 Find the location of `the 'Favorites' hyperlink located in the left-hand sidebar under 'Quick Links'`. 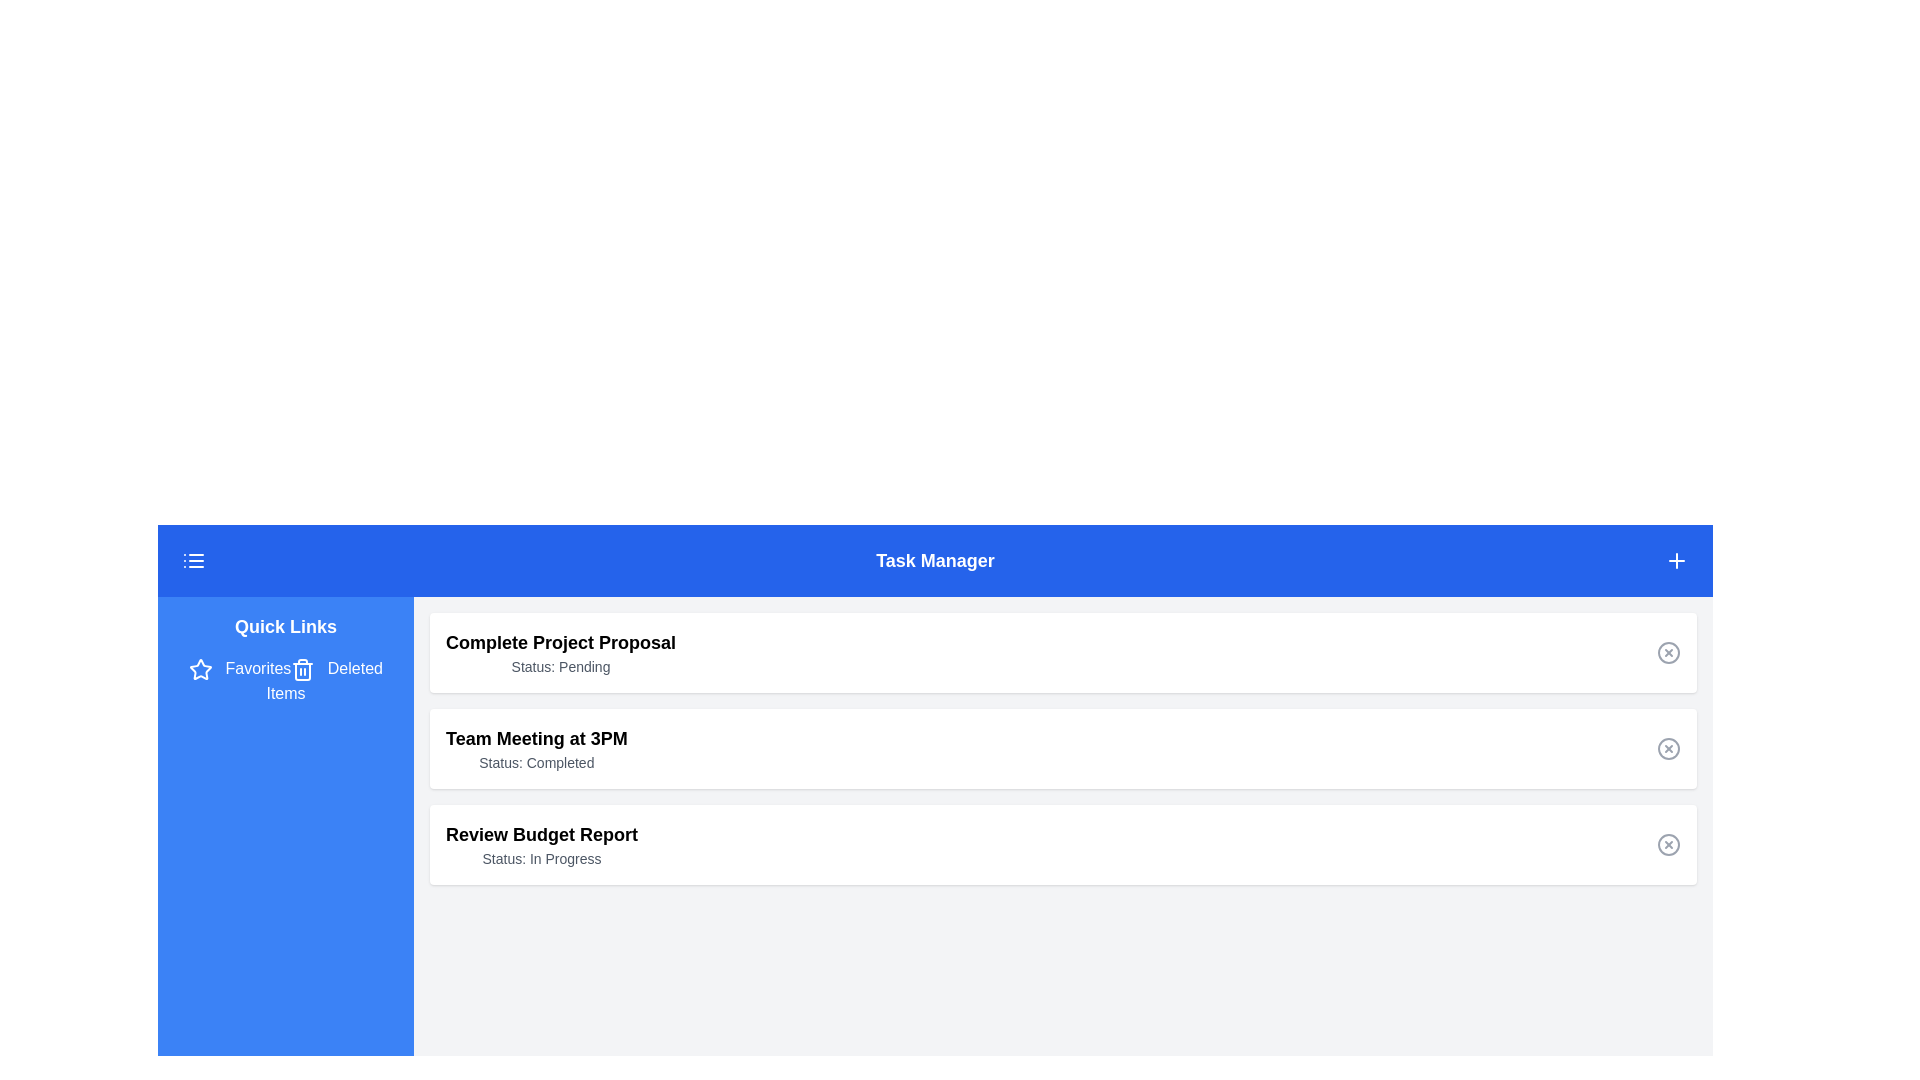

the 'Favorites' hyperlink located in the left-hand sidebar under 'Quick Links' is located at coordinates (240, 668).